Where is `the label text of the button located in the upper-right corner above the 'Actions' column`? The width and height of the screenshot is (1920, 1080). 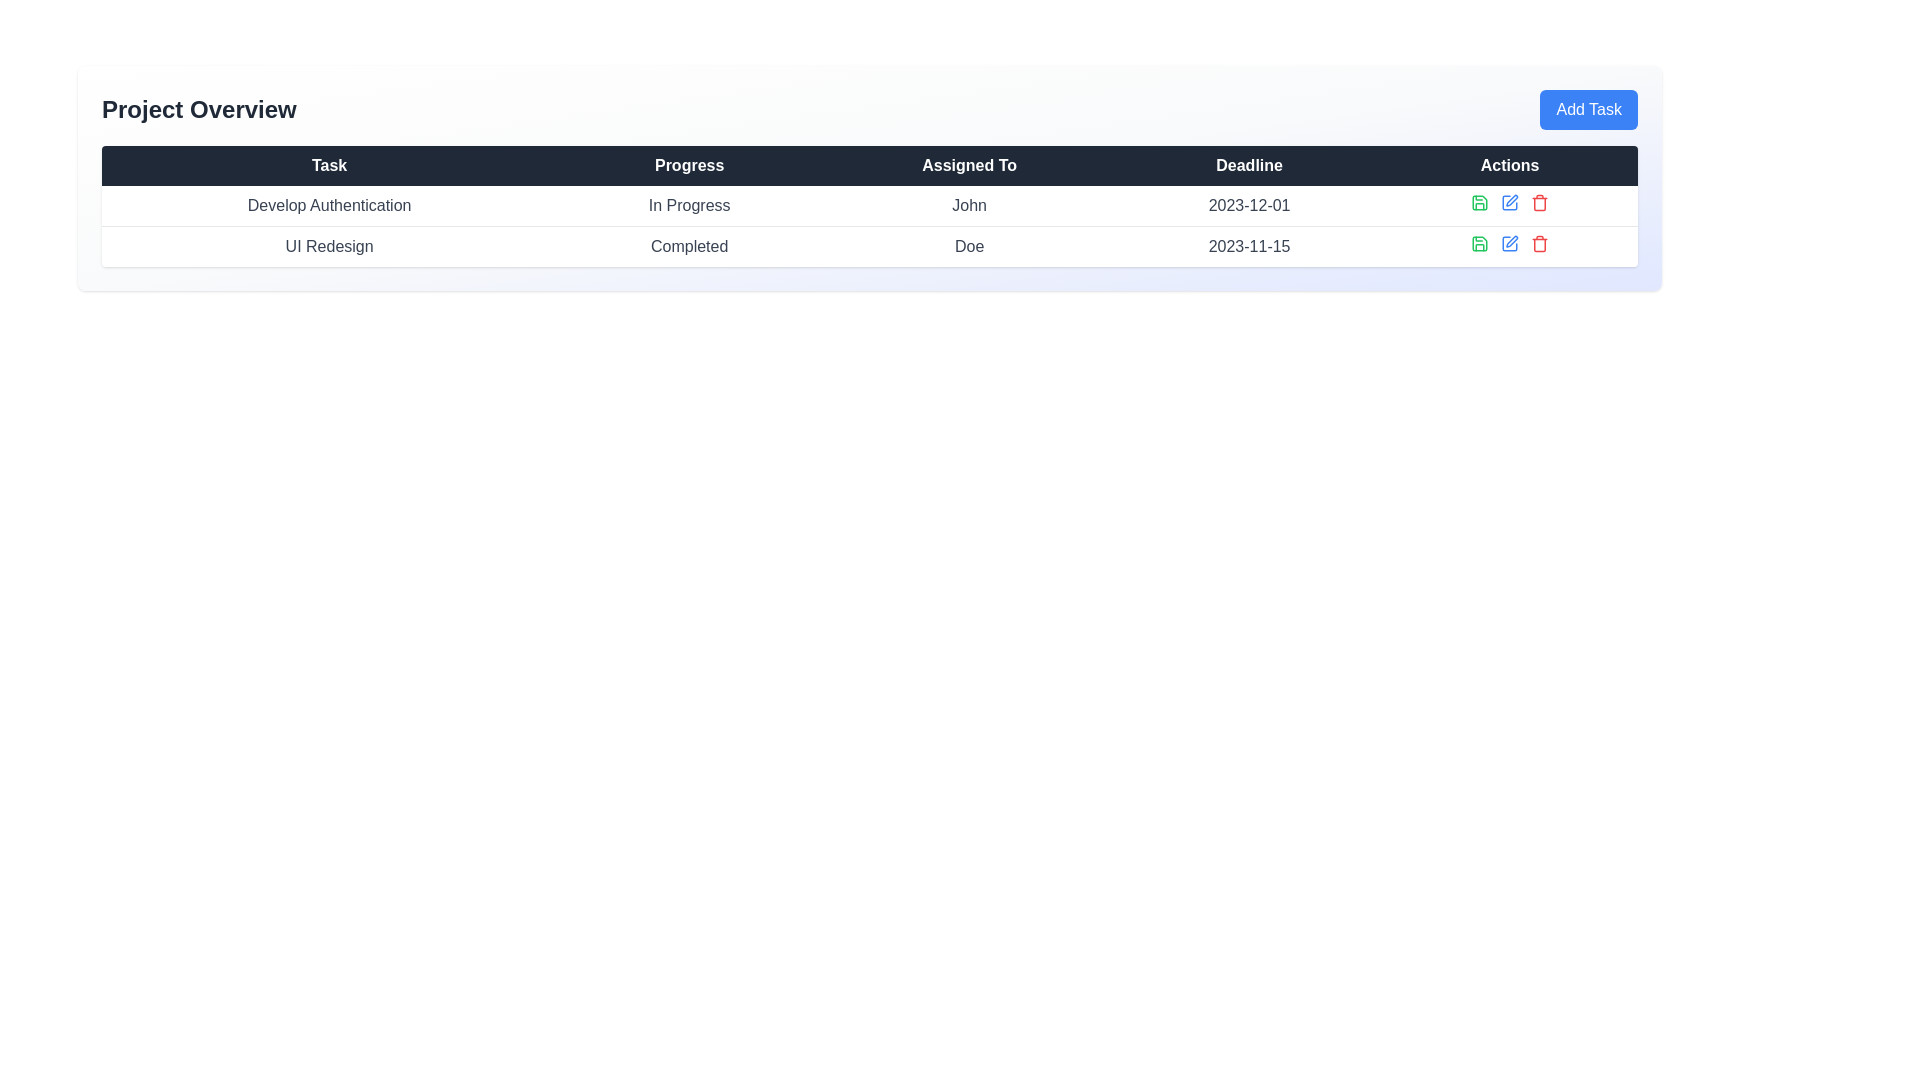 the label text of the button located in the upper-right corner above the 'Actions' column is located at coordinates (1587, 110).